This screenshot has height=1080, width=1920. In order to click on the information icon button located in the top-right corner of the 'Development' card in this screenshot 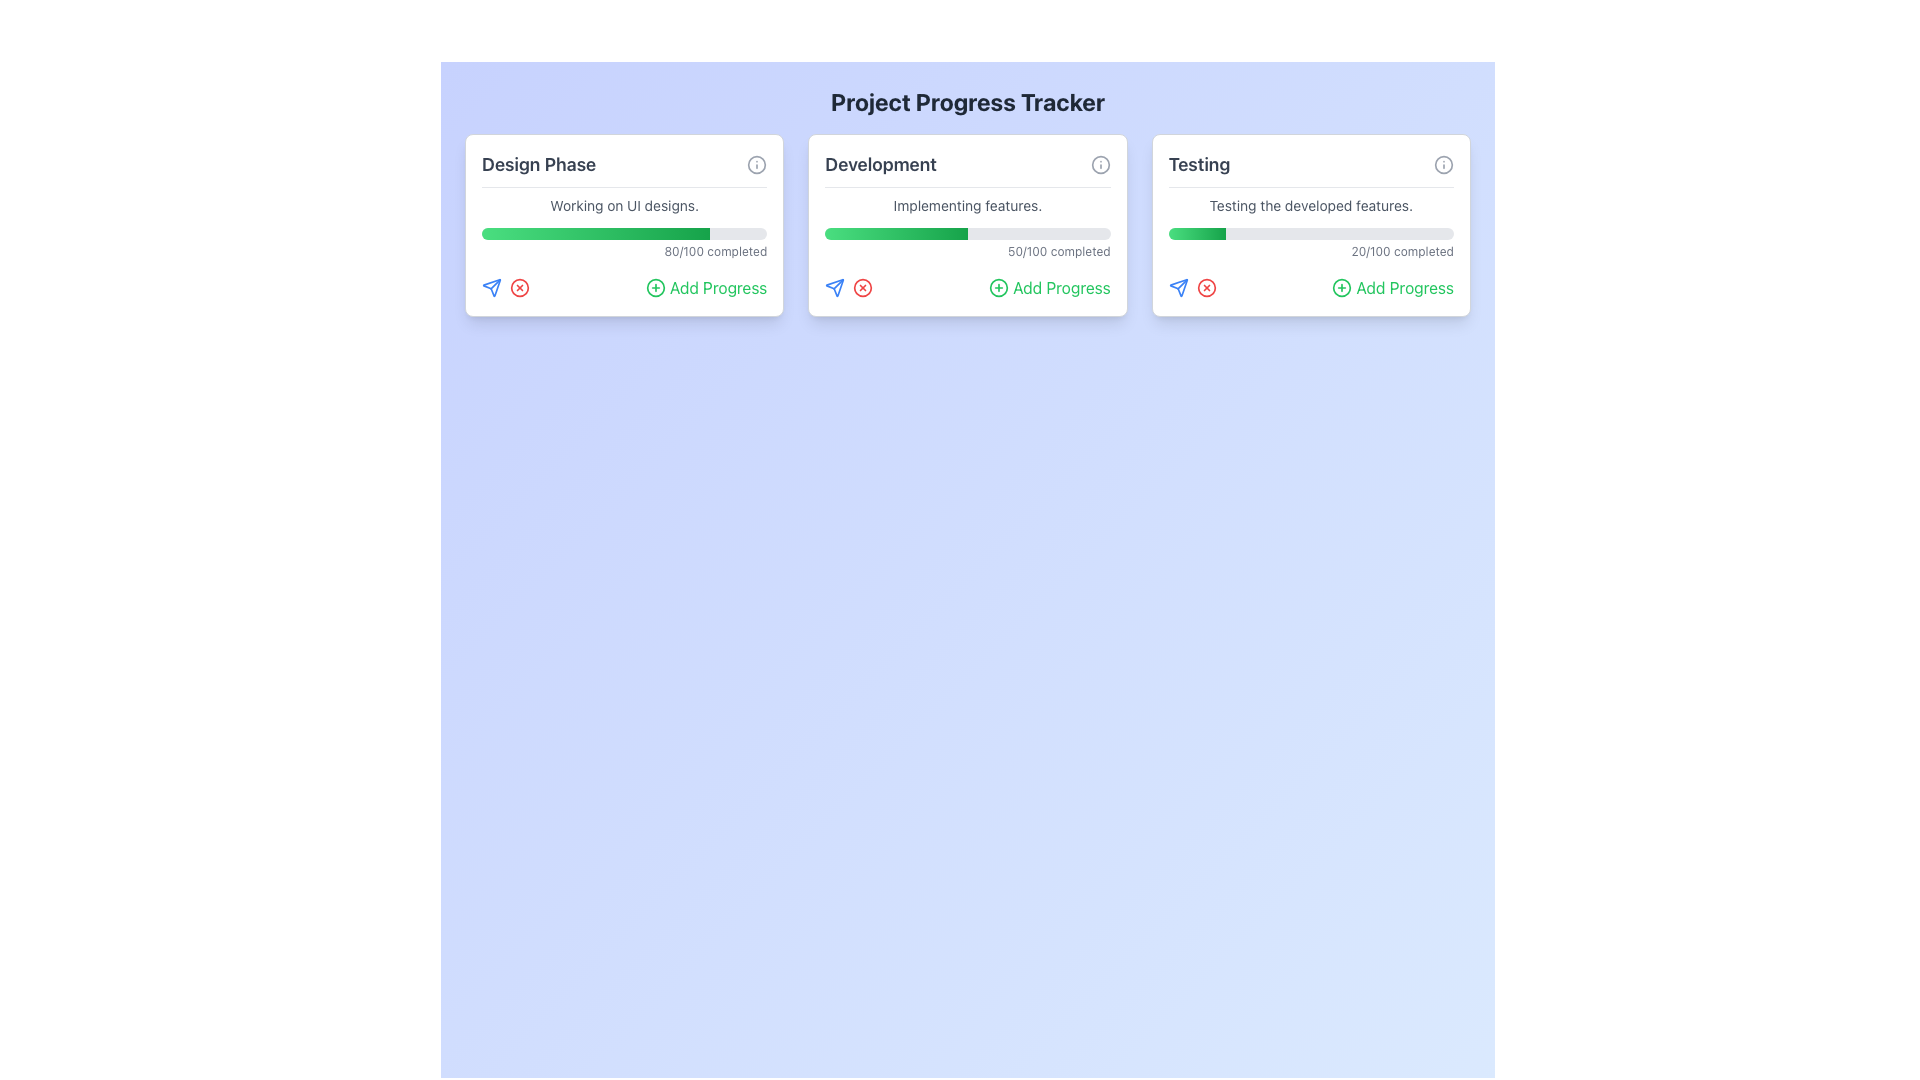, I will do `click(1099, 164)`.